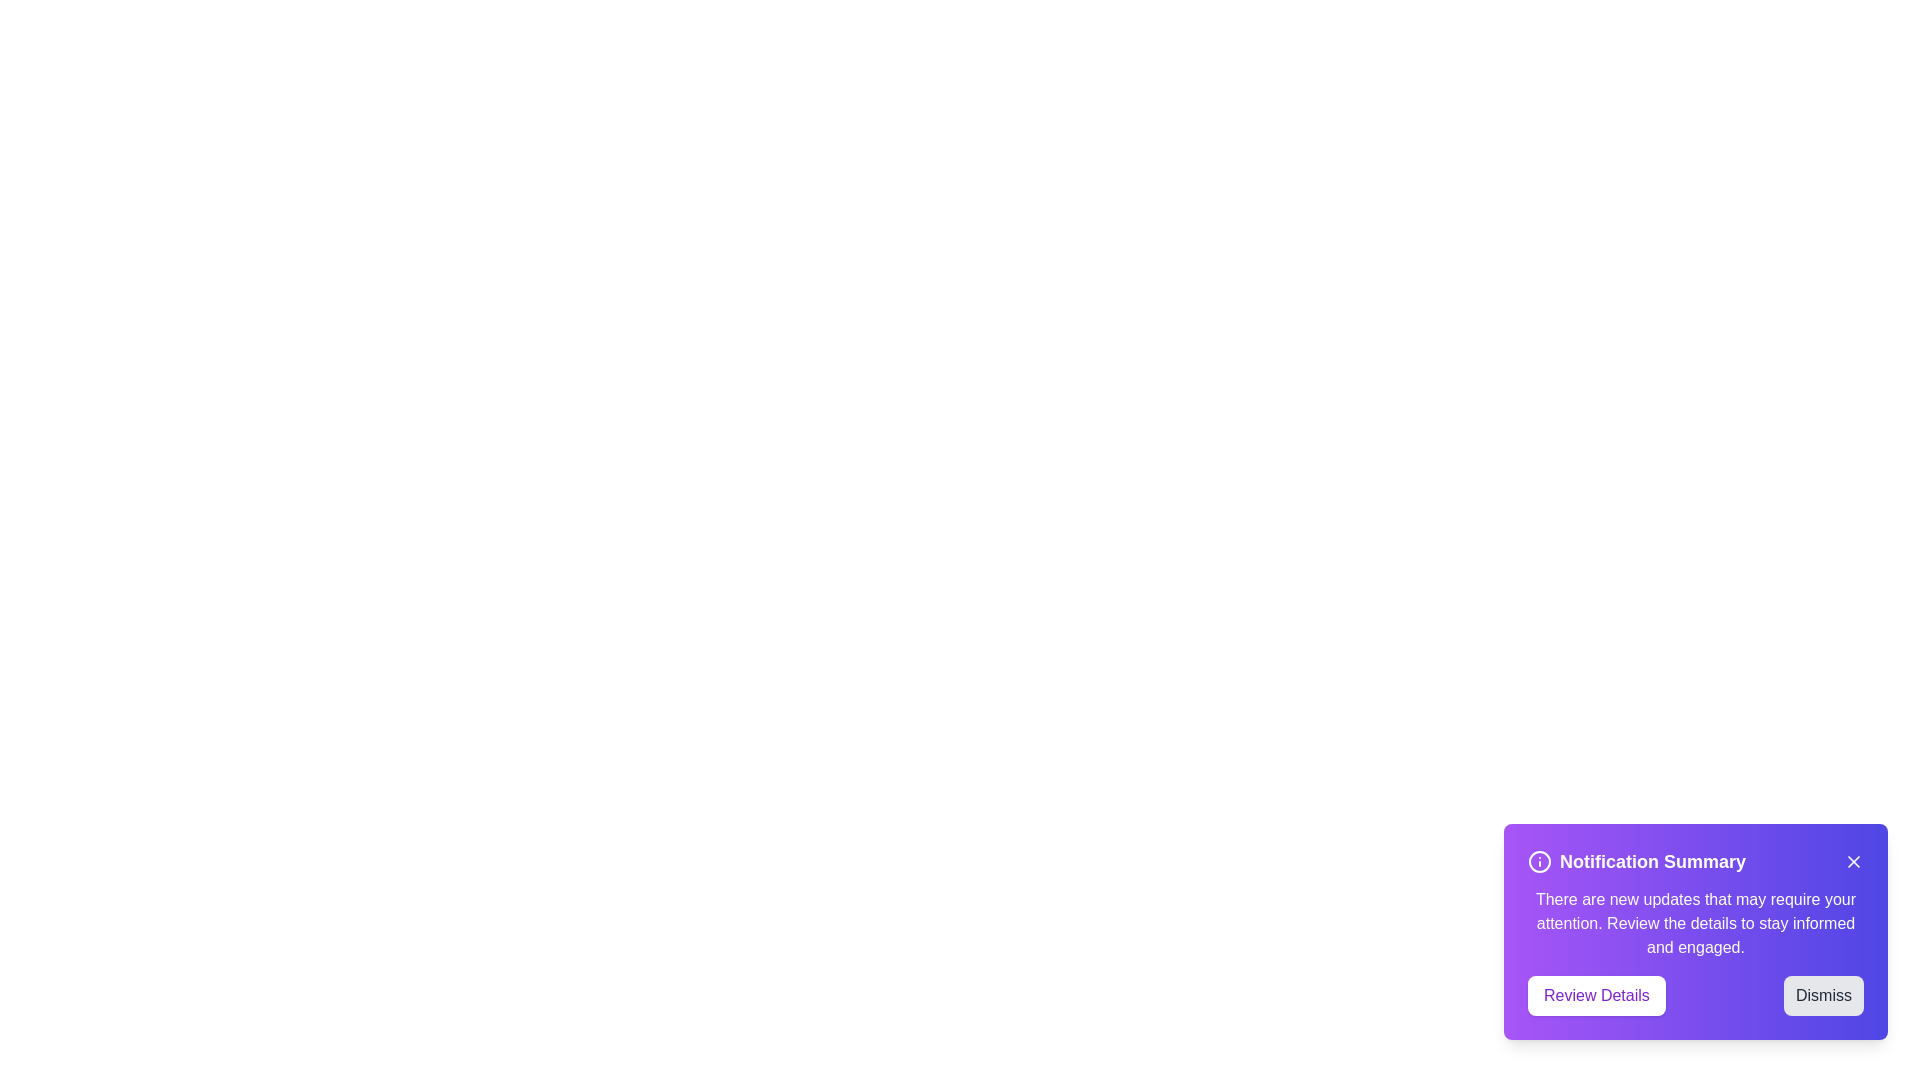  I want to click on the button Review Details to see the hover effect, so click(1595, 995).